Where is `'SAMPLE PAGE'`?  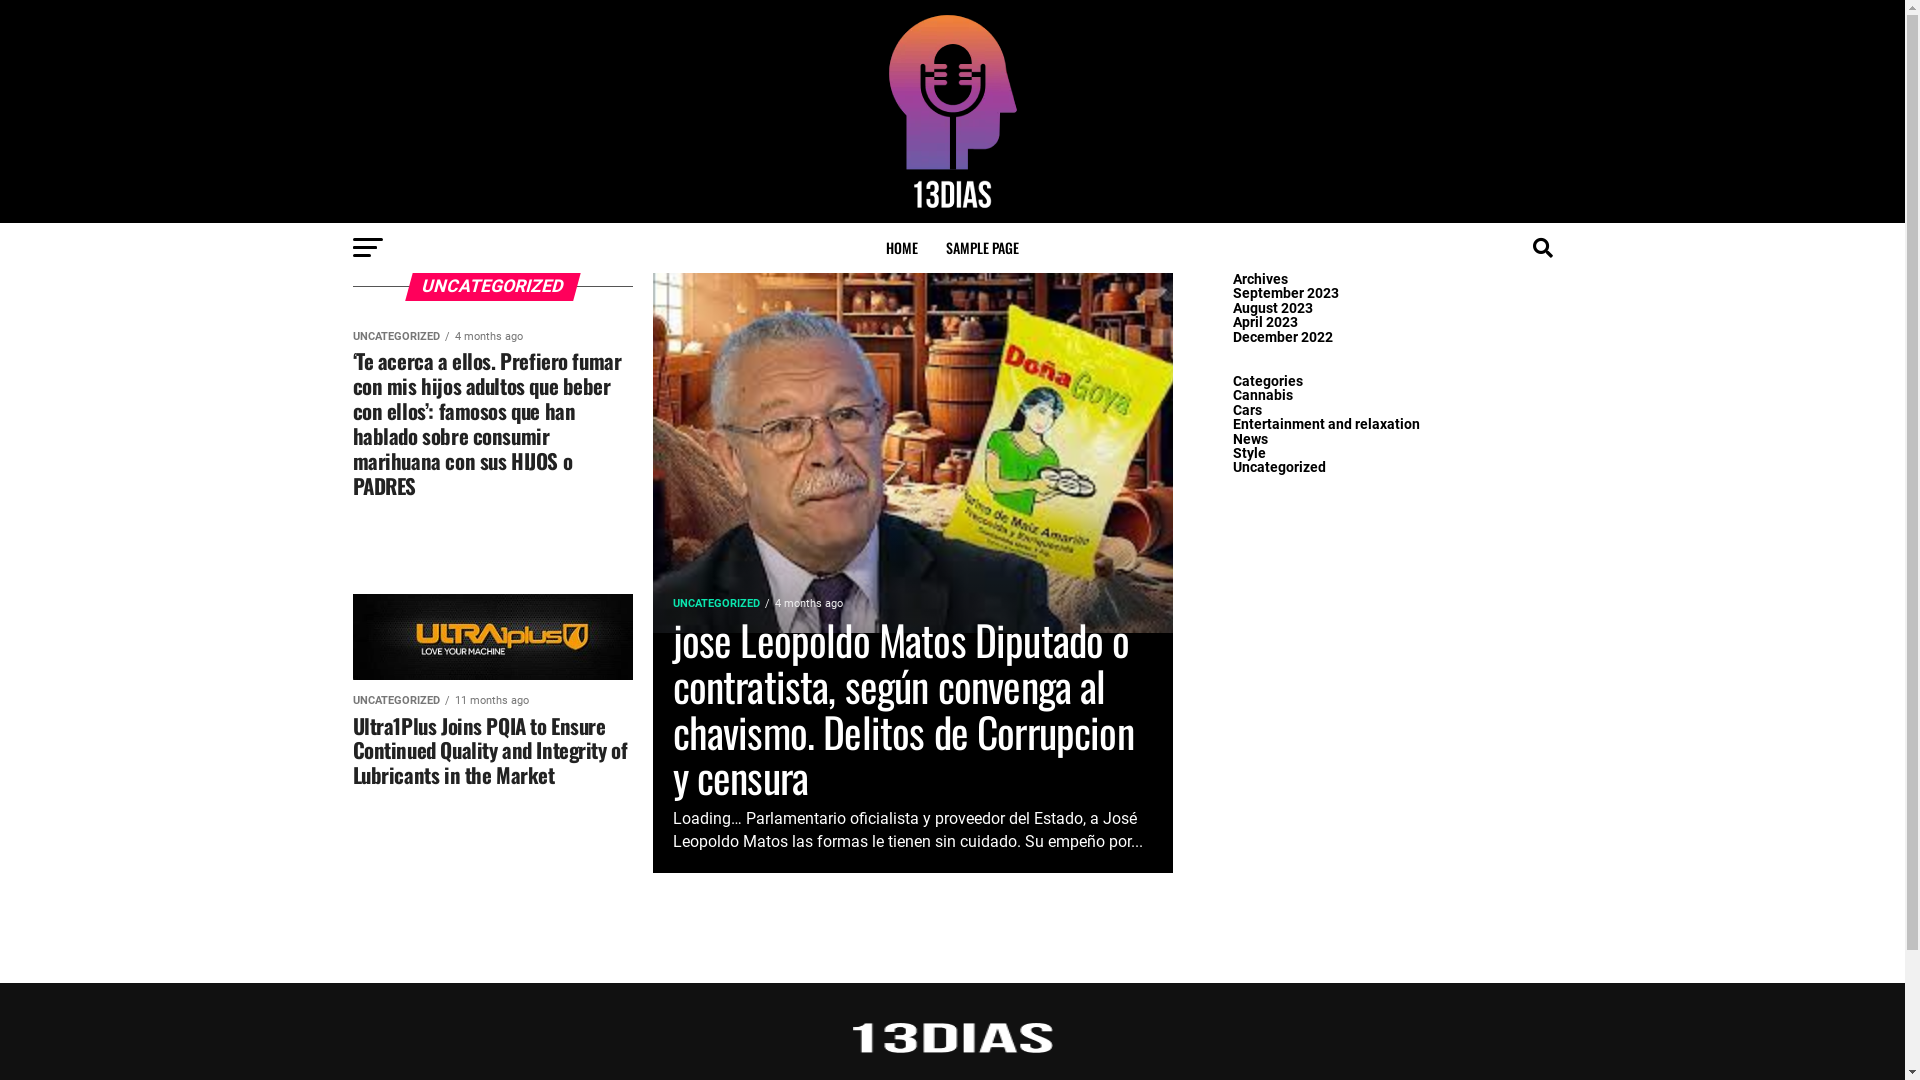 'SAMPLE PAGE' is located at coordinates (982, 246).